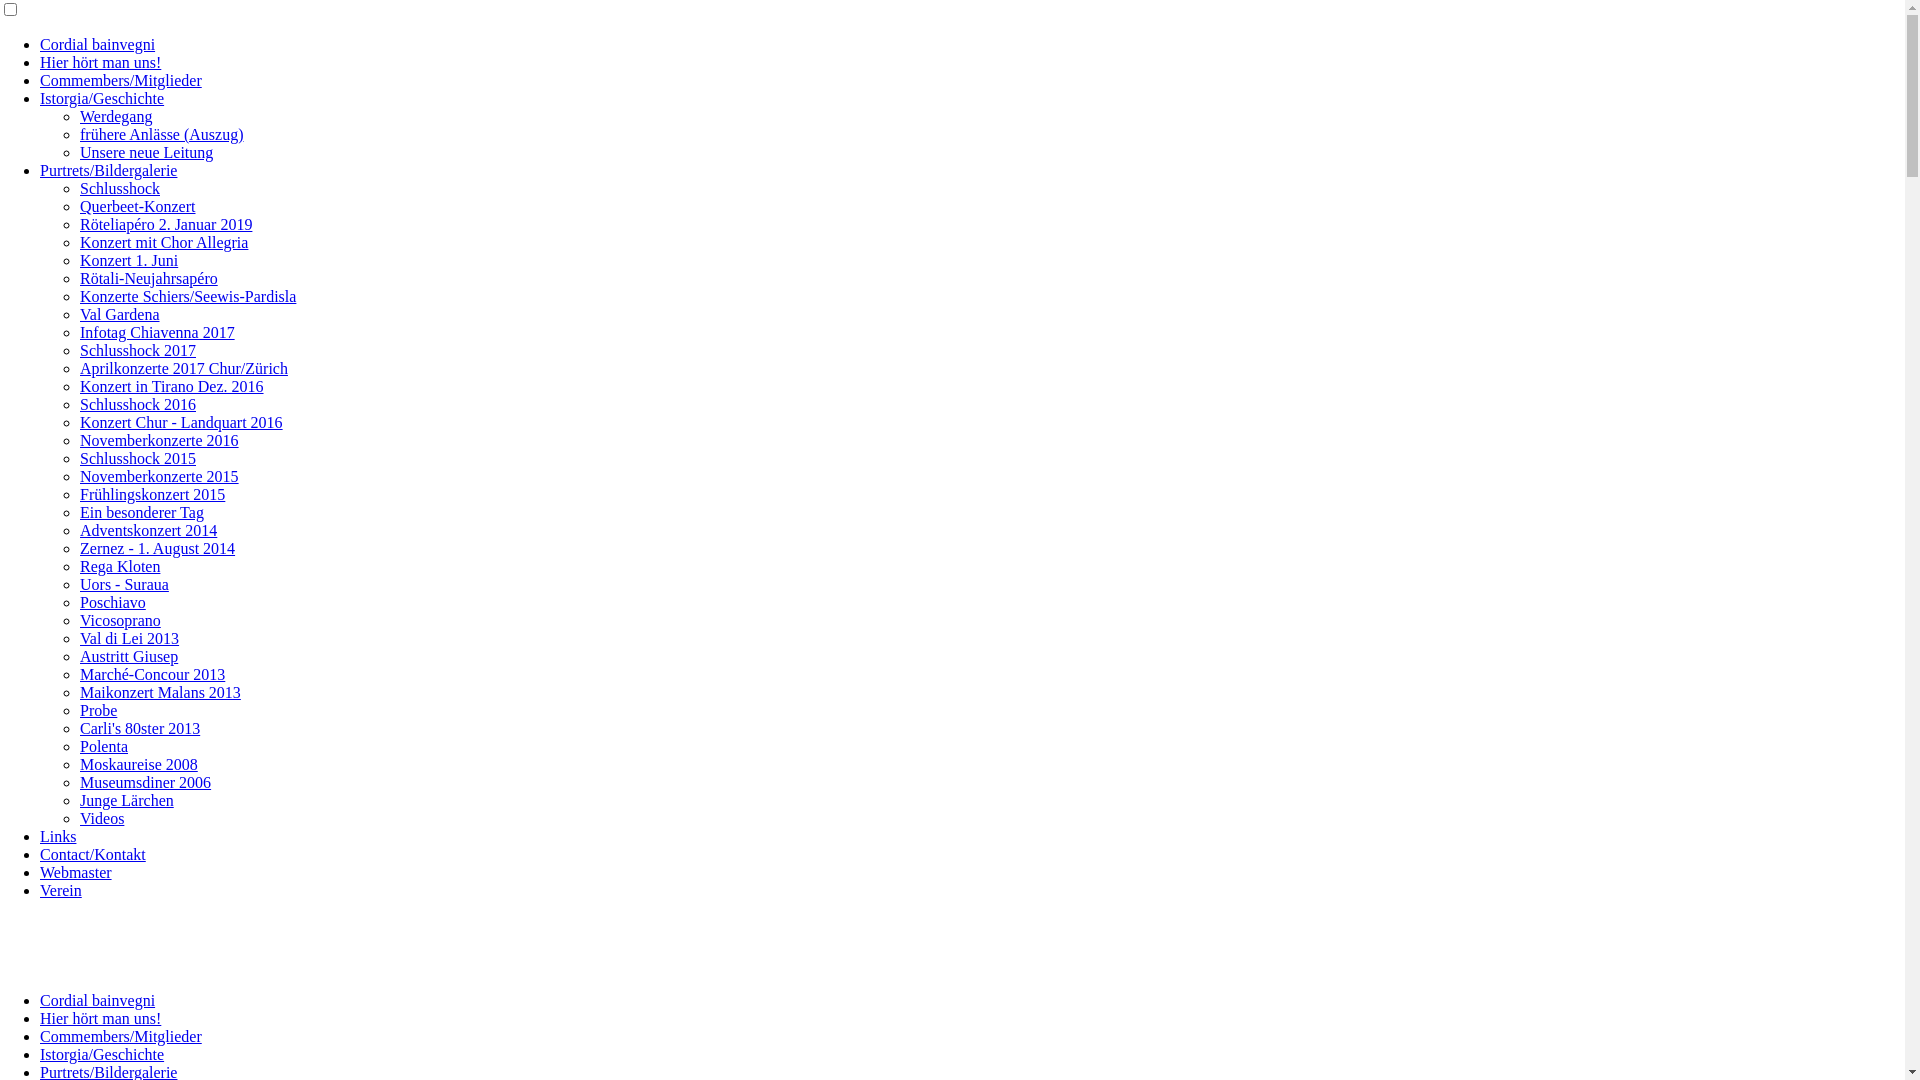  I want to click on 'Zernez - 1. August 2014', so click(156, 548).